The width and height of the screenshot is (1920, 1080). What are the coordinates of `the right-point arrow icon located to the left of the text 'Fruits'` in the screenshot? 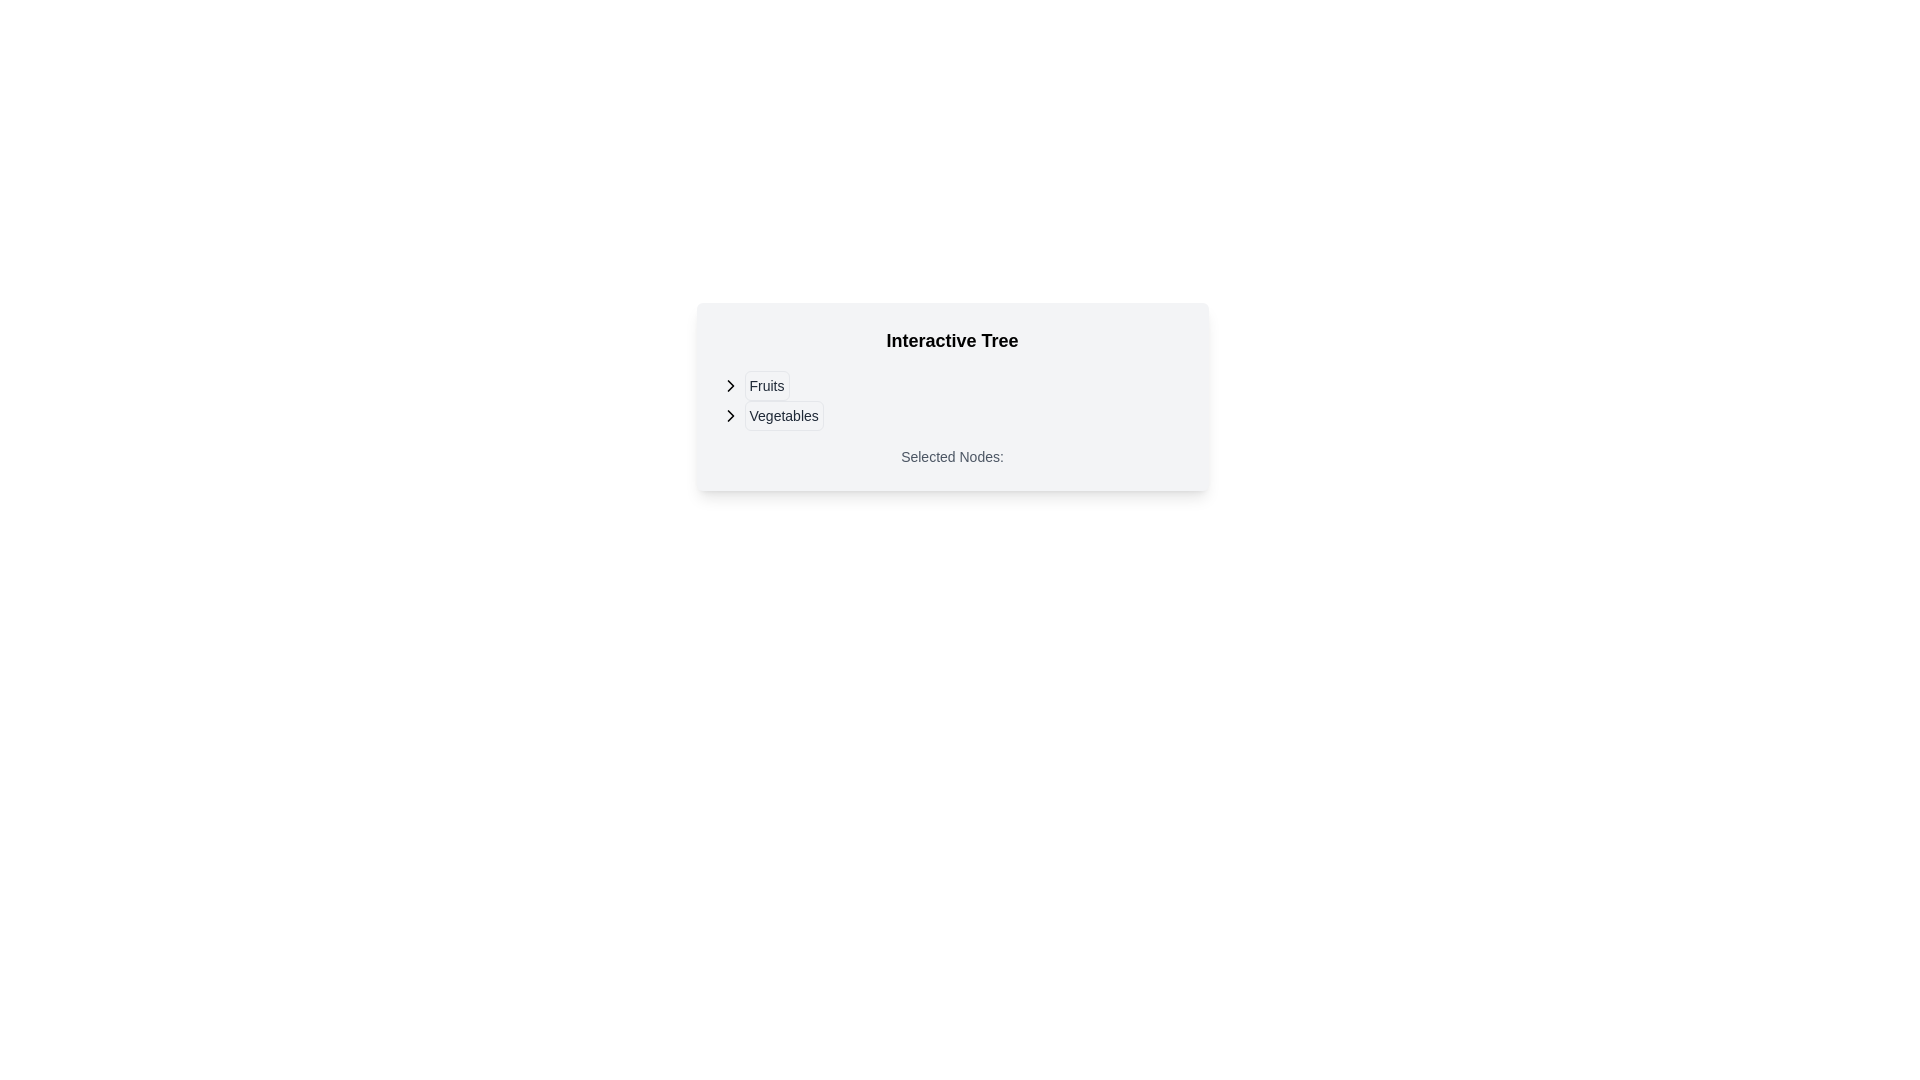 It's located at (729, 385).